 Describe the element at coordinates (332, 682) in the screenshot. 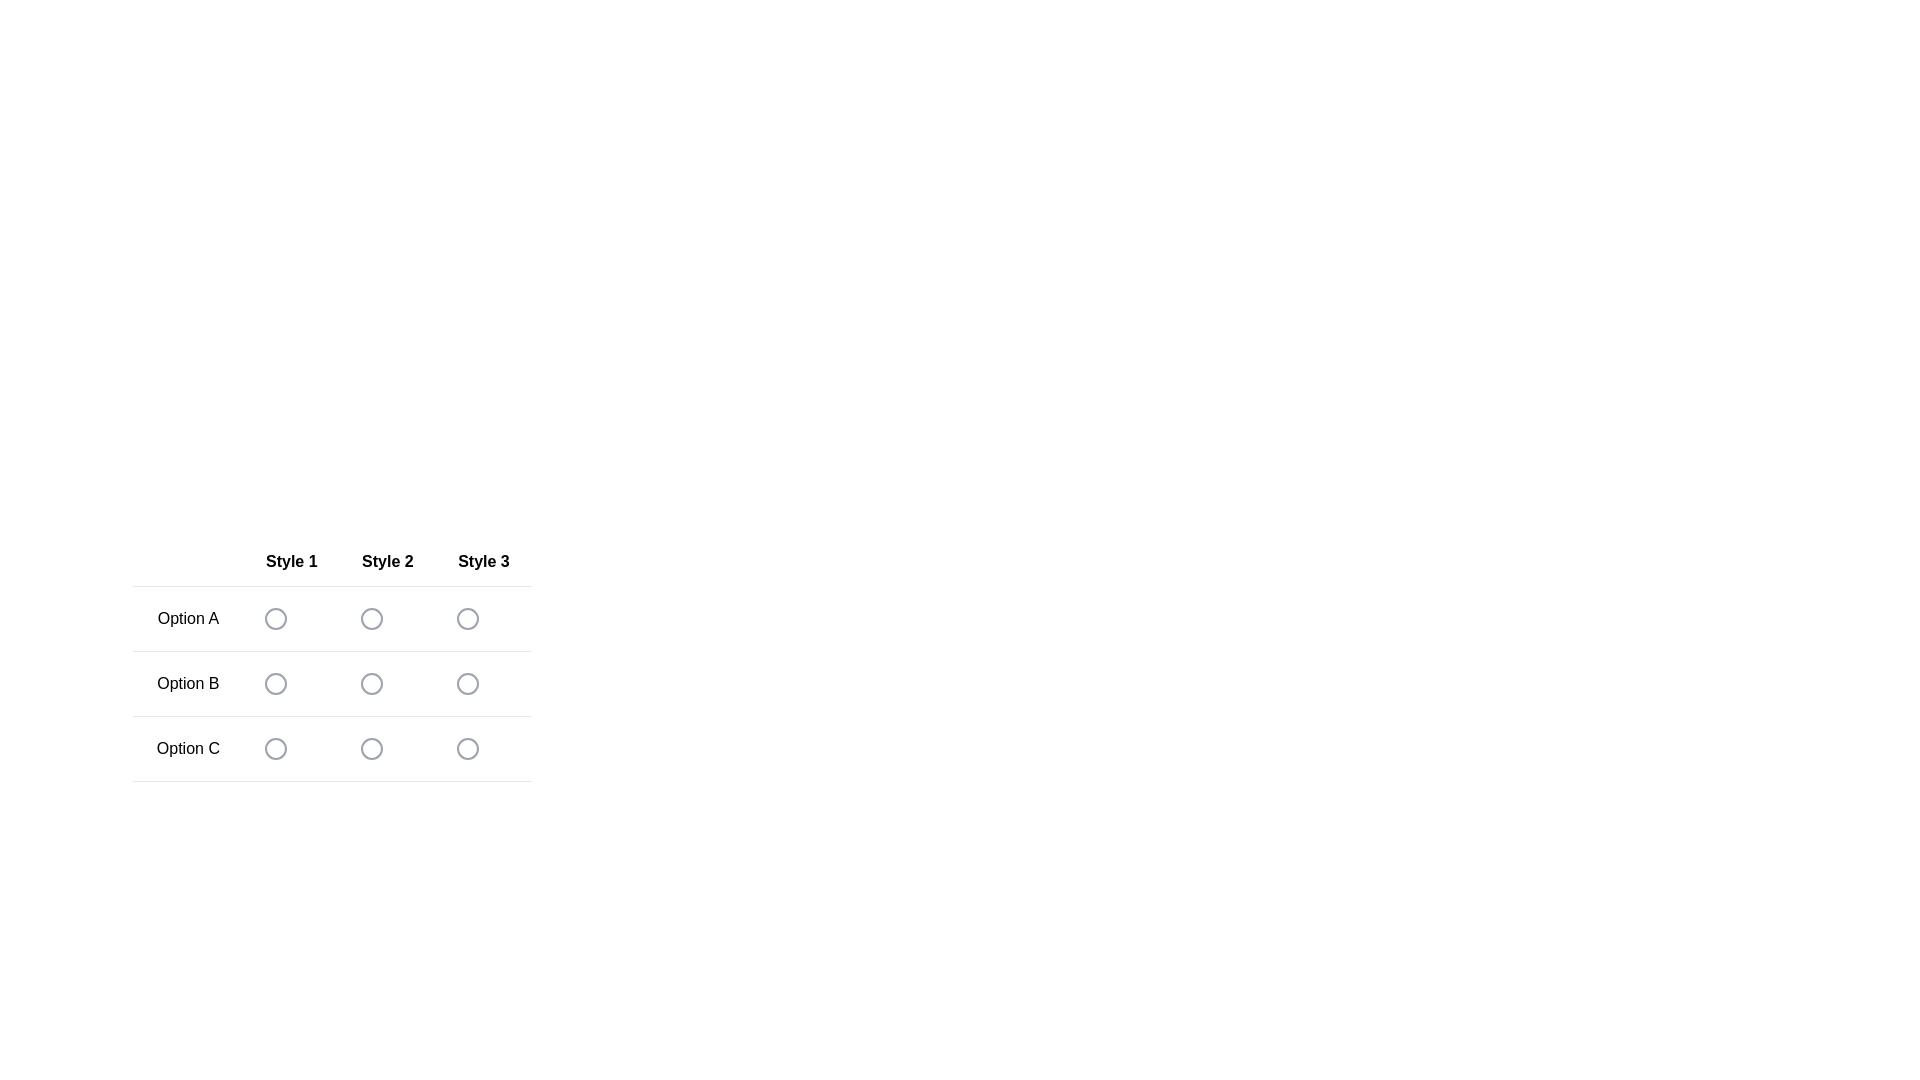

I see `the radio button for 'Option B' under the 'Style 2' category` at that location.